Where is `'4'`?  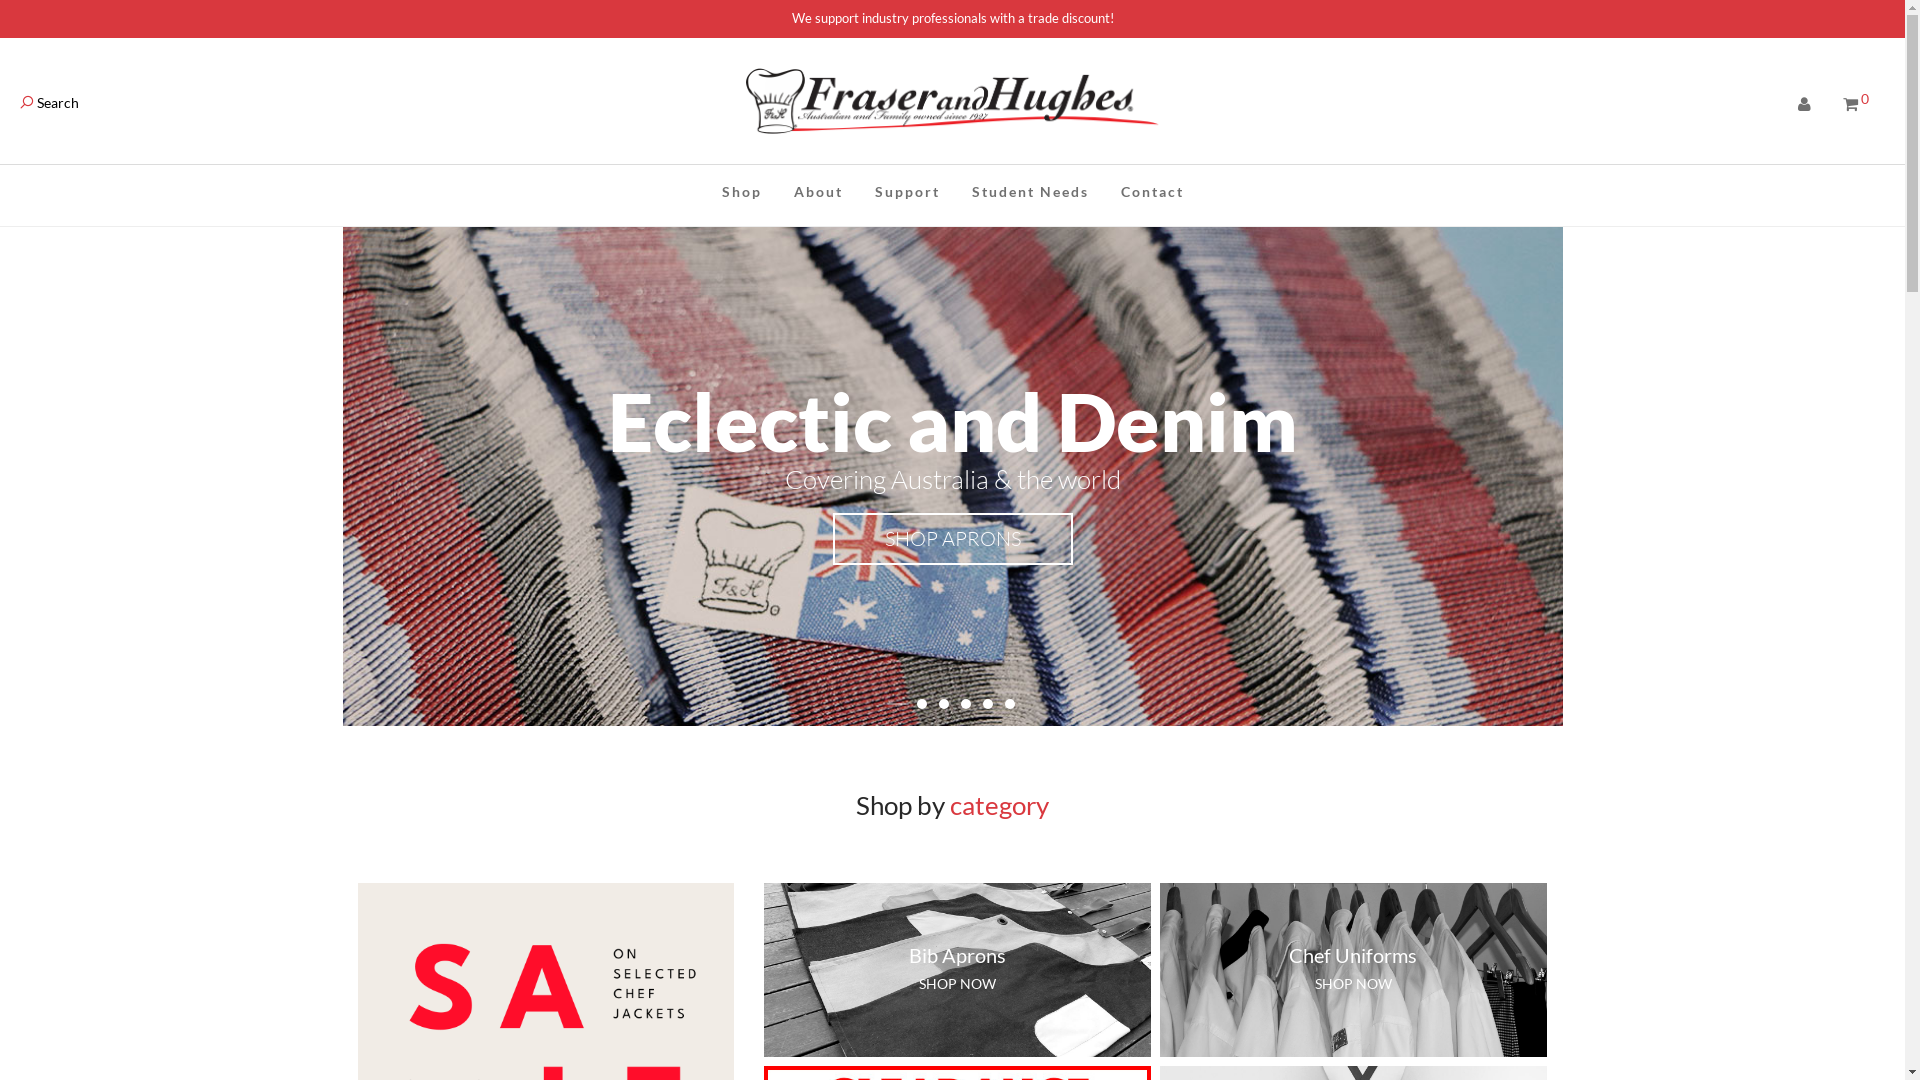 '4' is located at coordinates (964, 703).